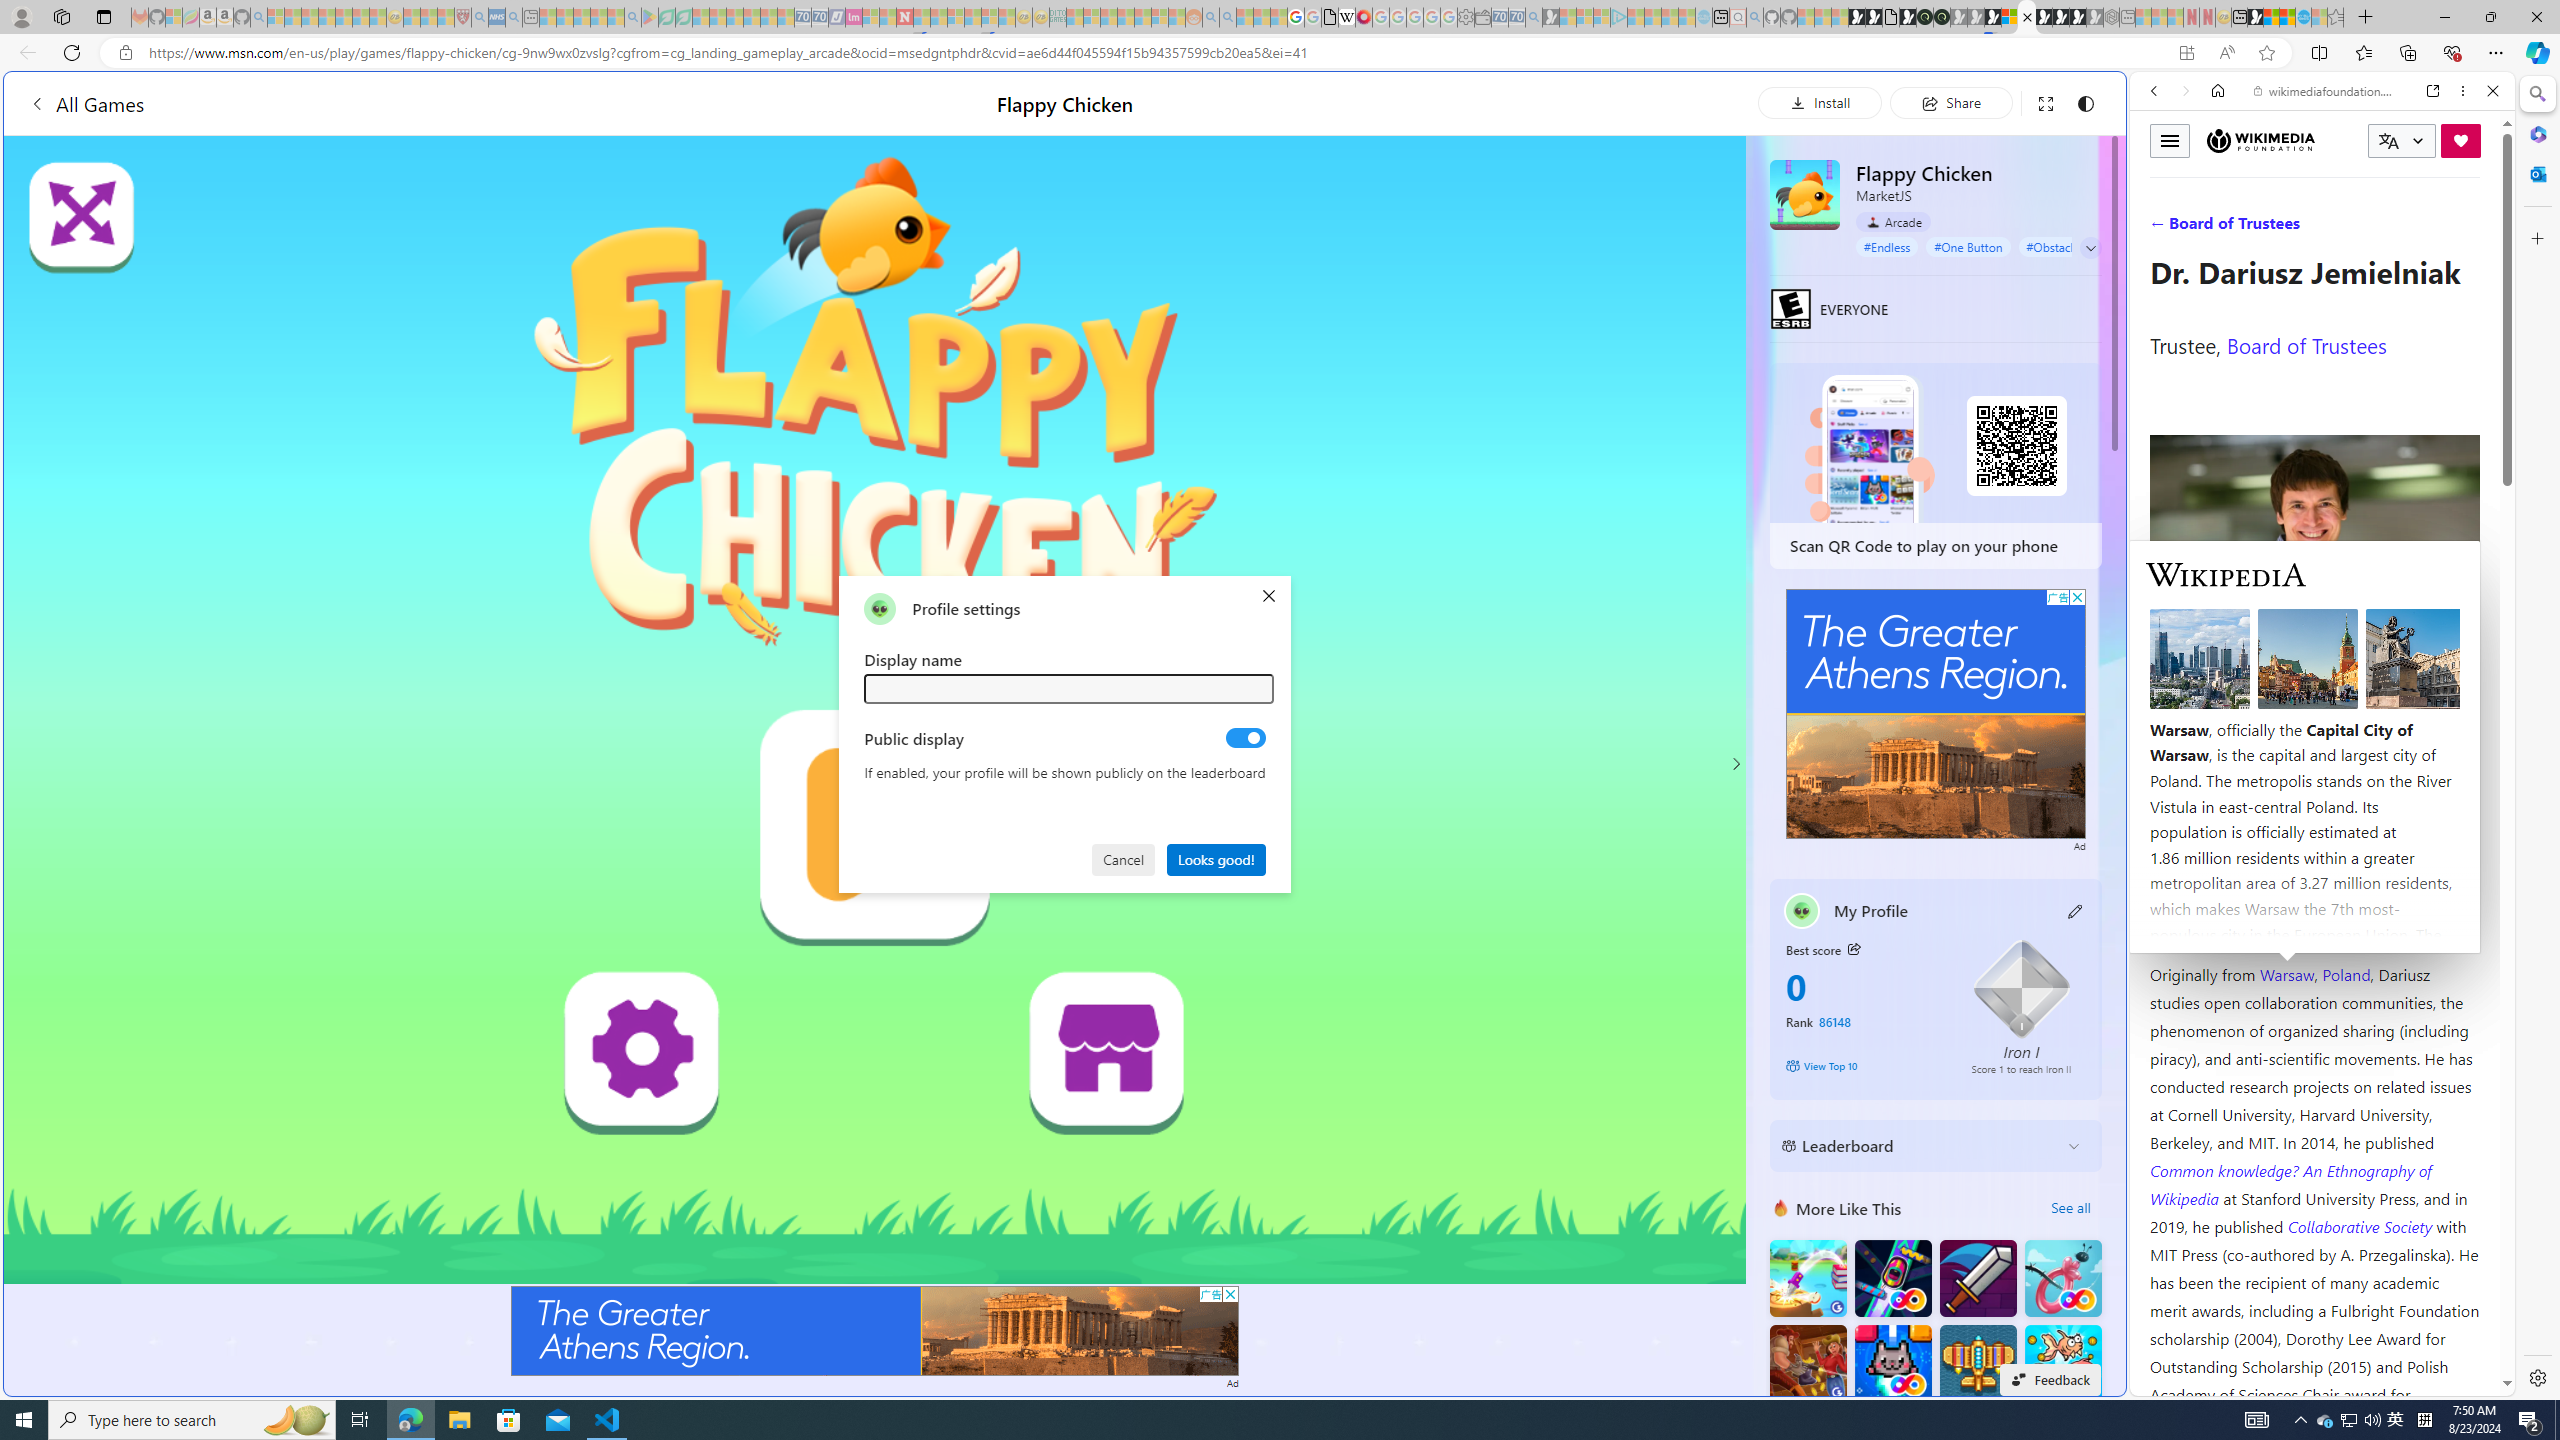 This screenshot has width=2560, height=1440. What do you see at coordinates (2123, 100) in the screenshot?
I see `'Close split screen'` at bounding box center [2123, 100].